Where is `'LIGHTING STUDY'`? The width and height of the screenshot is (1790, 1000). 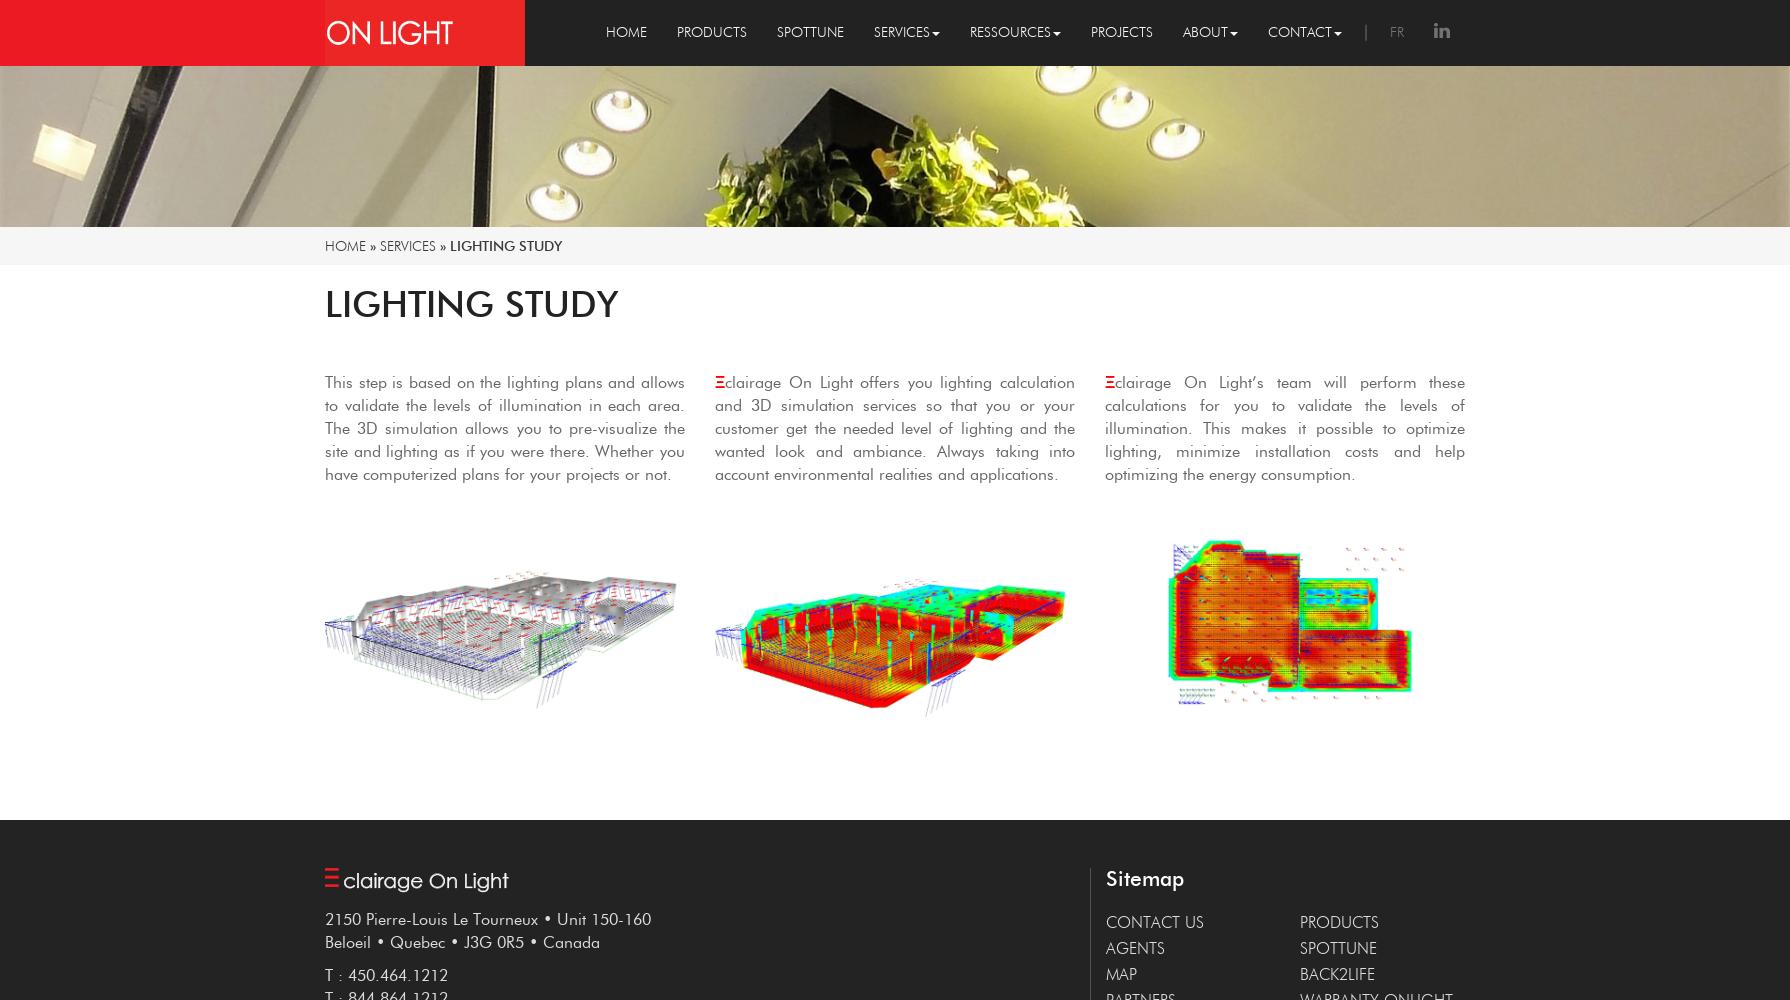 'LIGHTING STUDY' is located at coordinates (470, 303).